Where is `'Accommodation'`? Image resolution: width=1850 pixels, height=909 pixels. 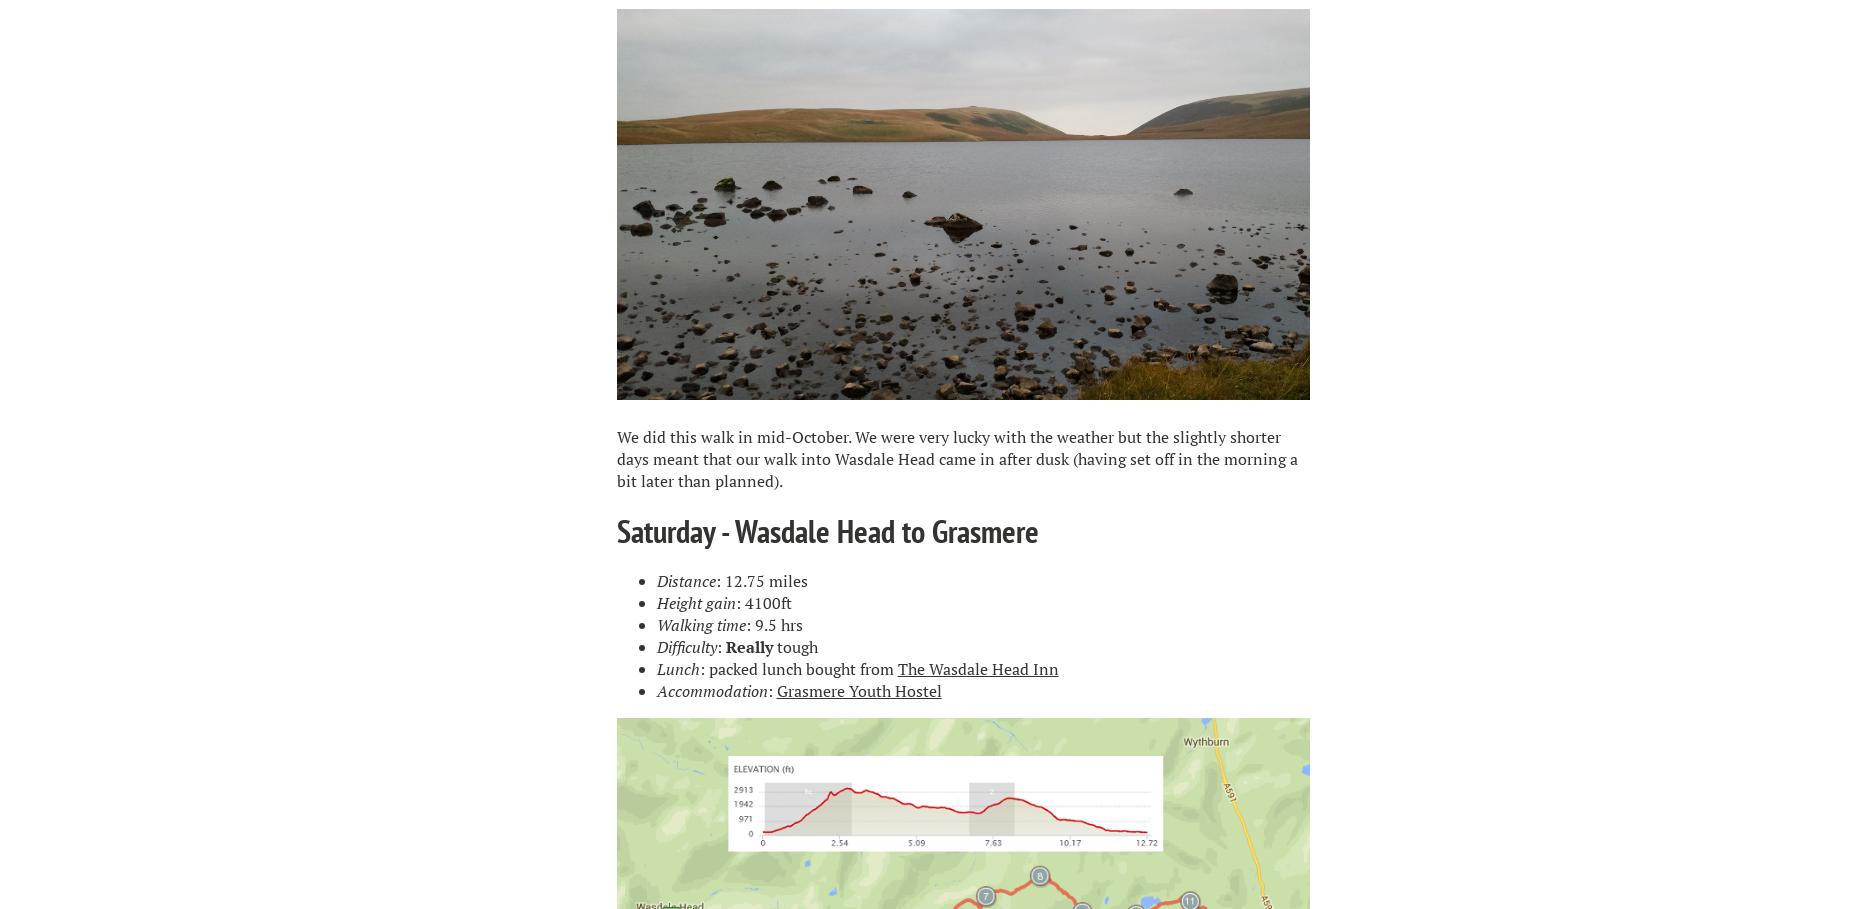
'Accommodation' is located at coordinates (711, 690).